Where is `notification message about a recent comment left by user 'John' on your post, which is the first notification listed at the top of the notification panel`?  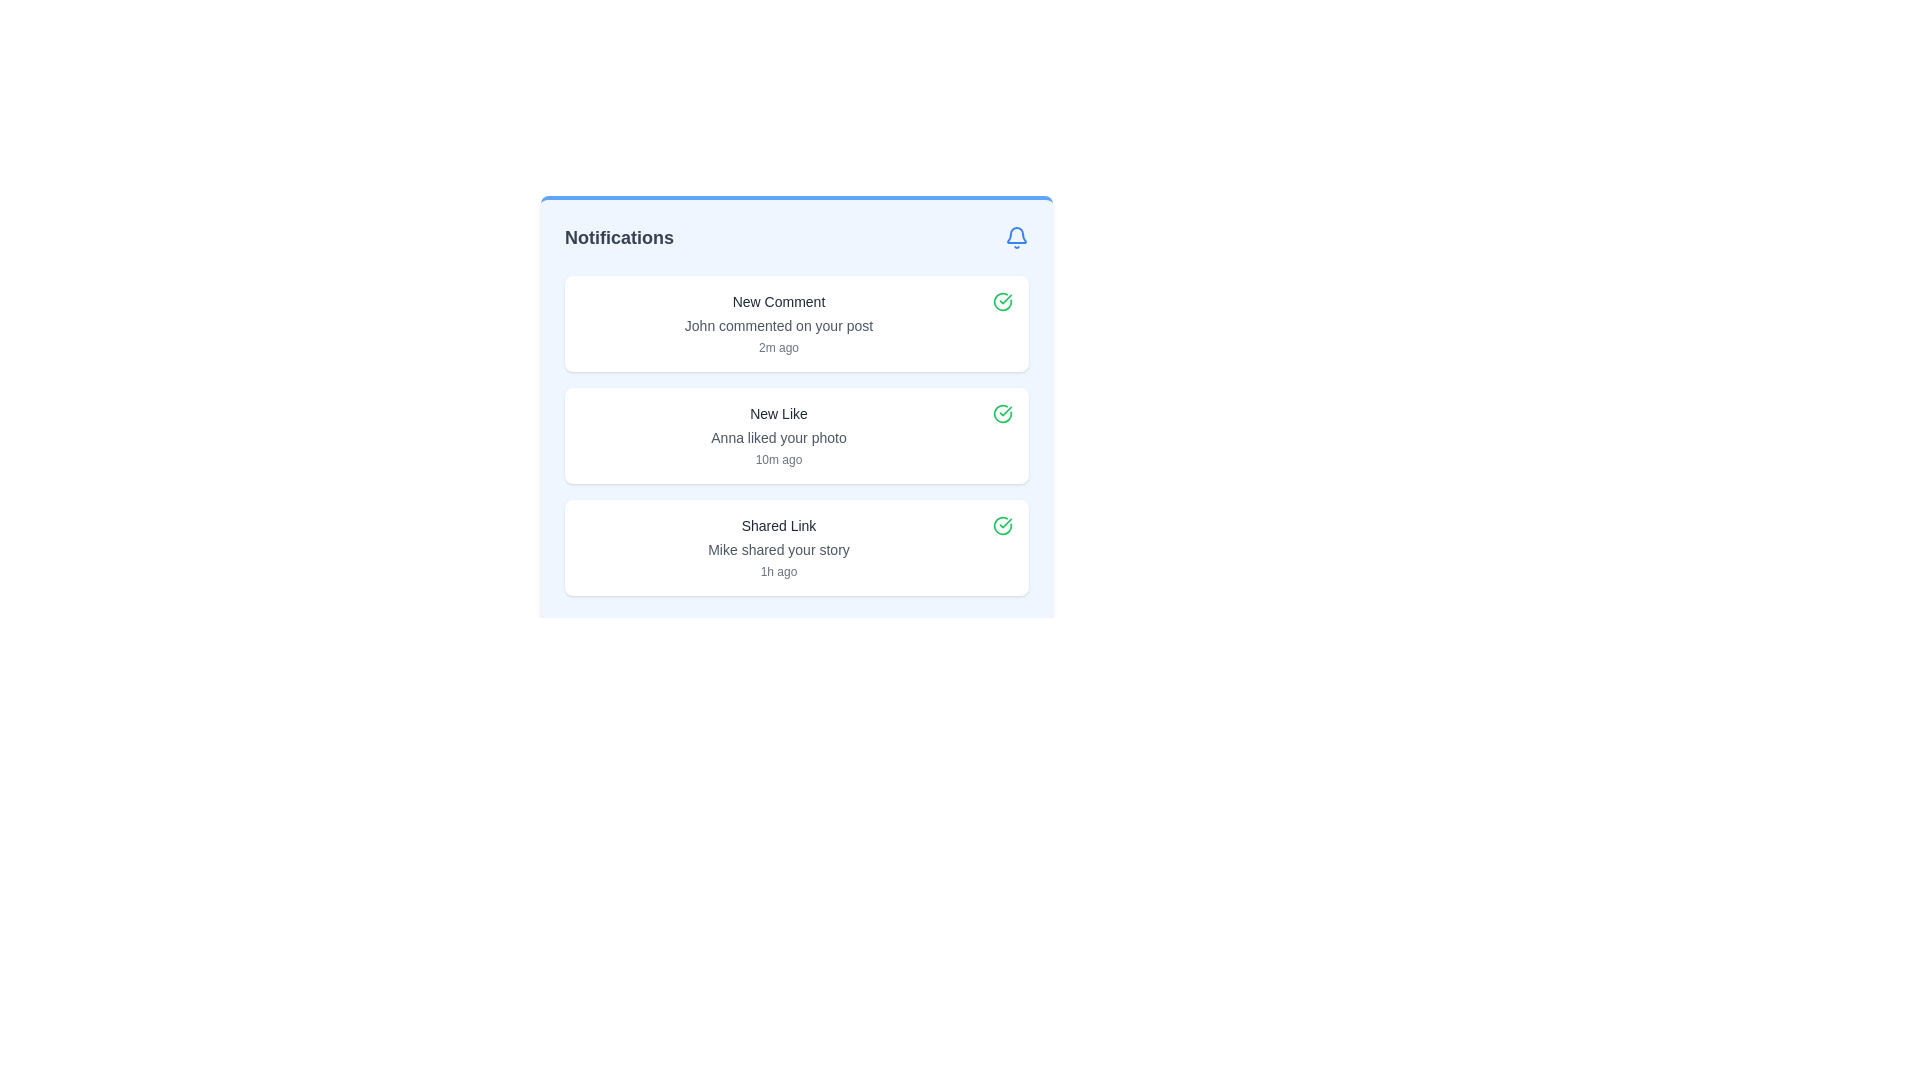
notification message about a recent comment left by user 'John' on your post, which is the first notification listed at the top of the notification panel is located at coordinates (777, 323).